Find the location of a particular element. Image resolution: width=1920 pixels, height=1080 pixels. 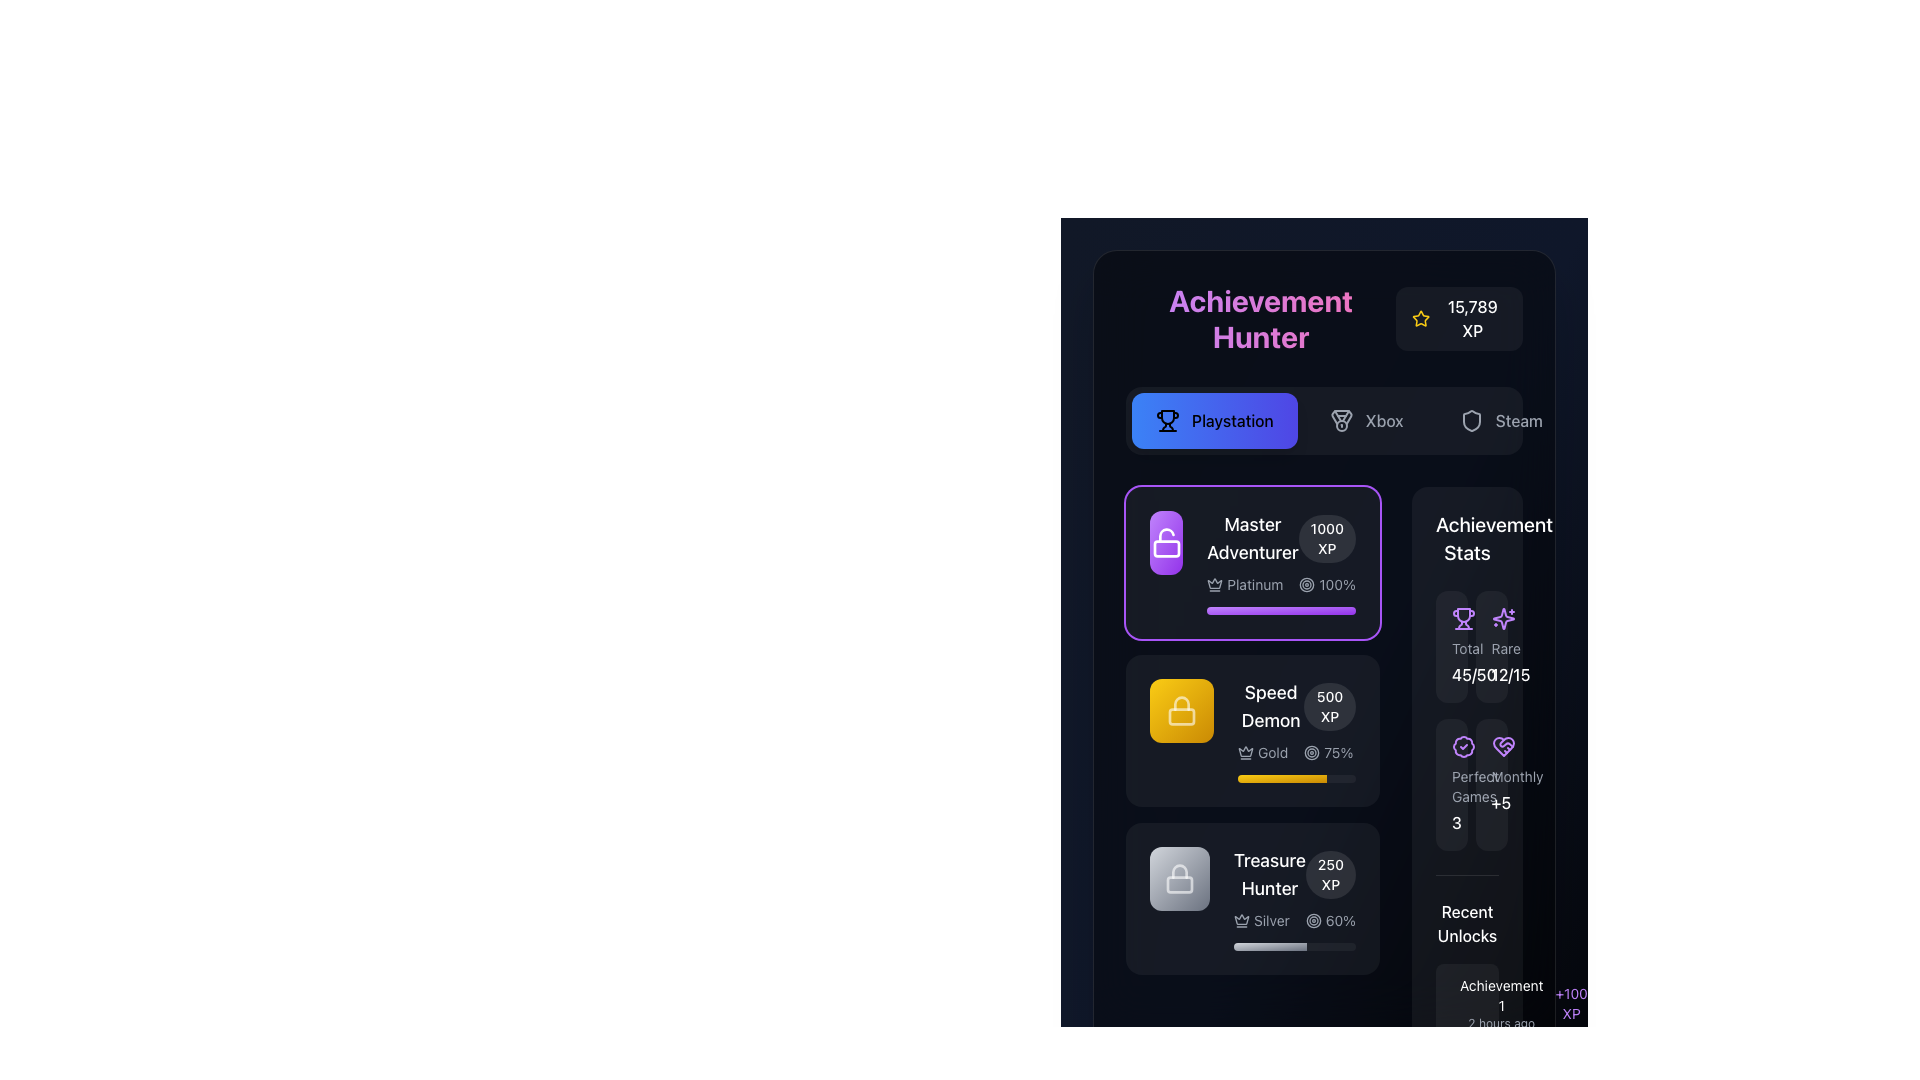

the leftmost button labeled 'Playstation', which features a trophy icon and a blue to indigo gradient background is located at coordinates (1213, 419).